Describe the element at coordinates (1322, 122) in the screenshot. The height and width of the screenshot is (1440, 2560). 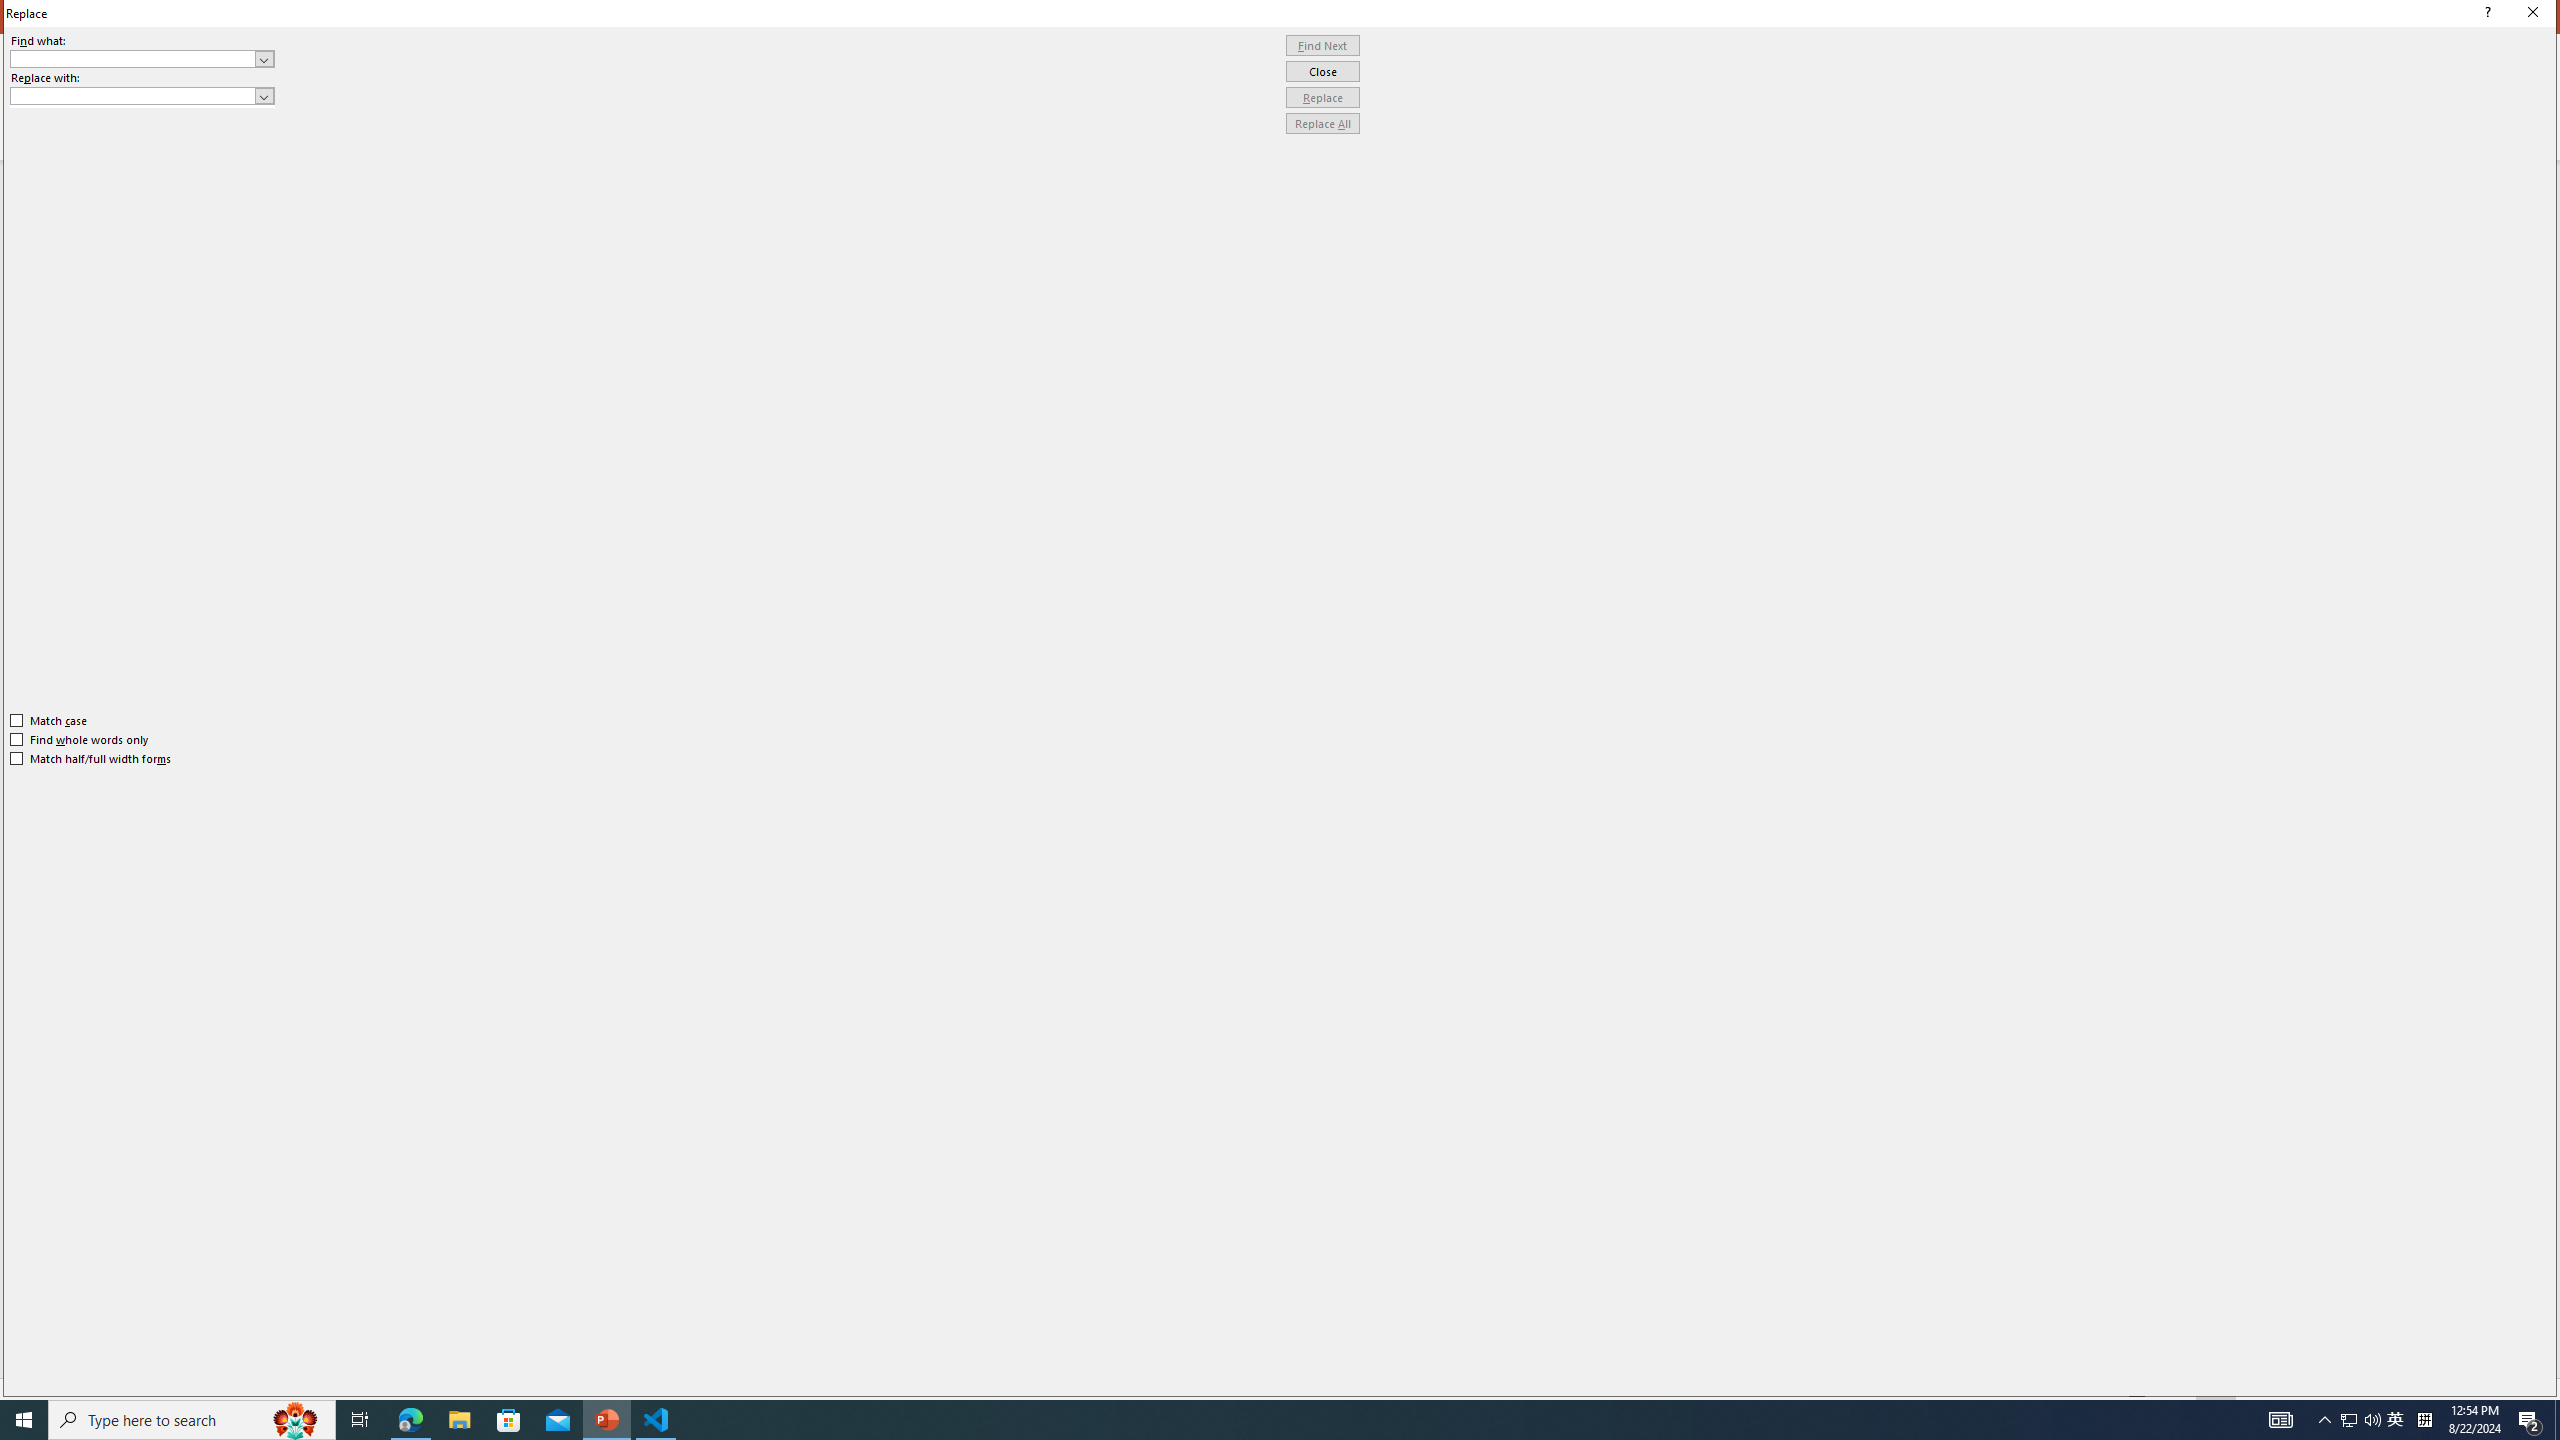
I see `'Replace All'` at that location.